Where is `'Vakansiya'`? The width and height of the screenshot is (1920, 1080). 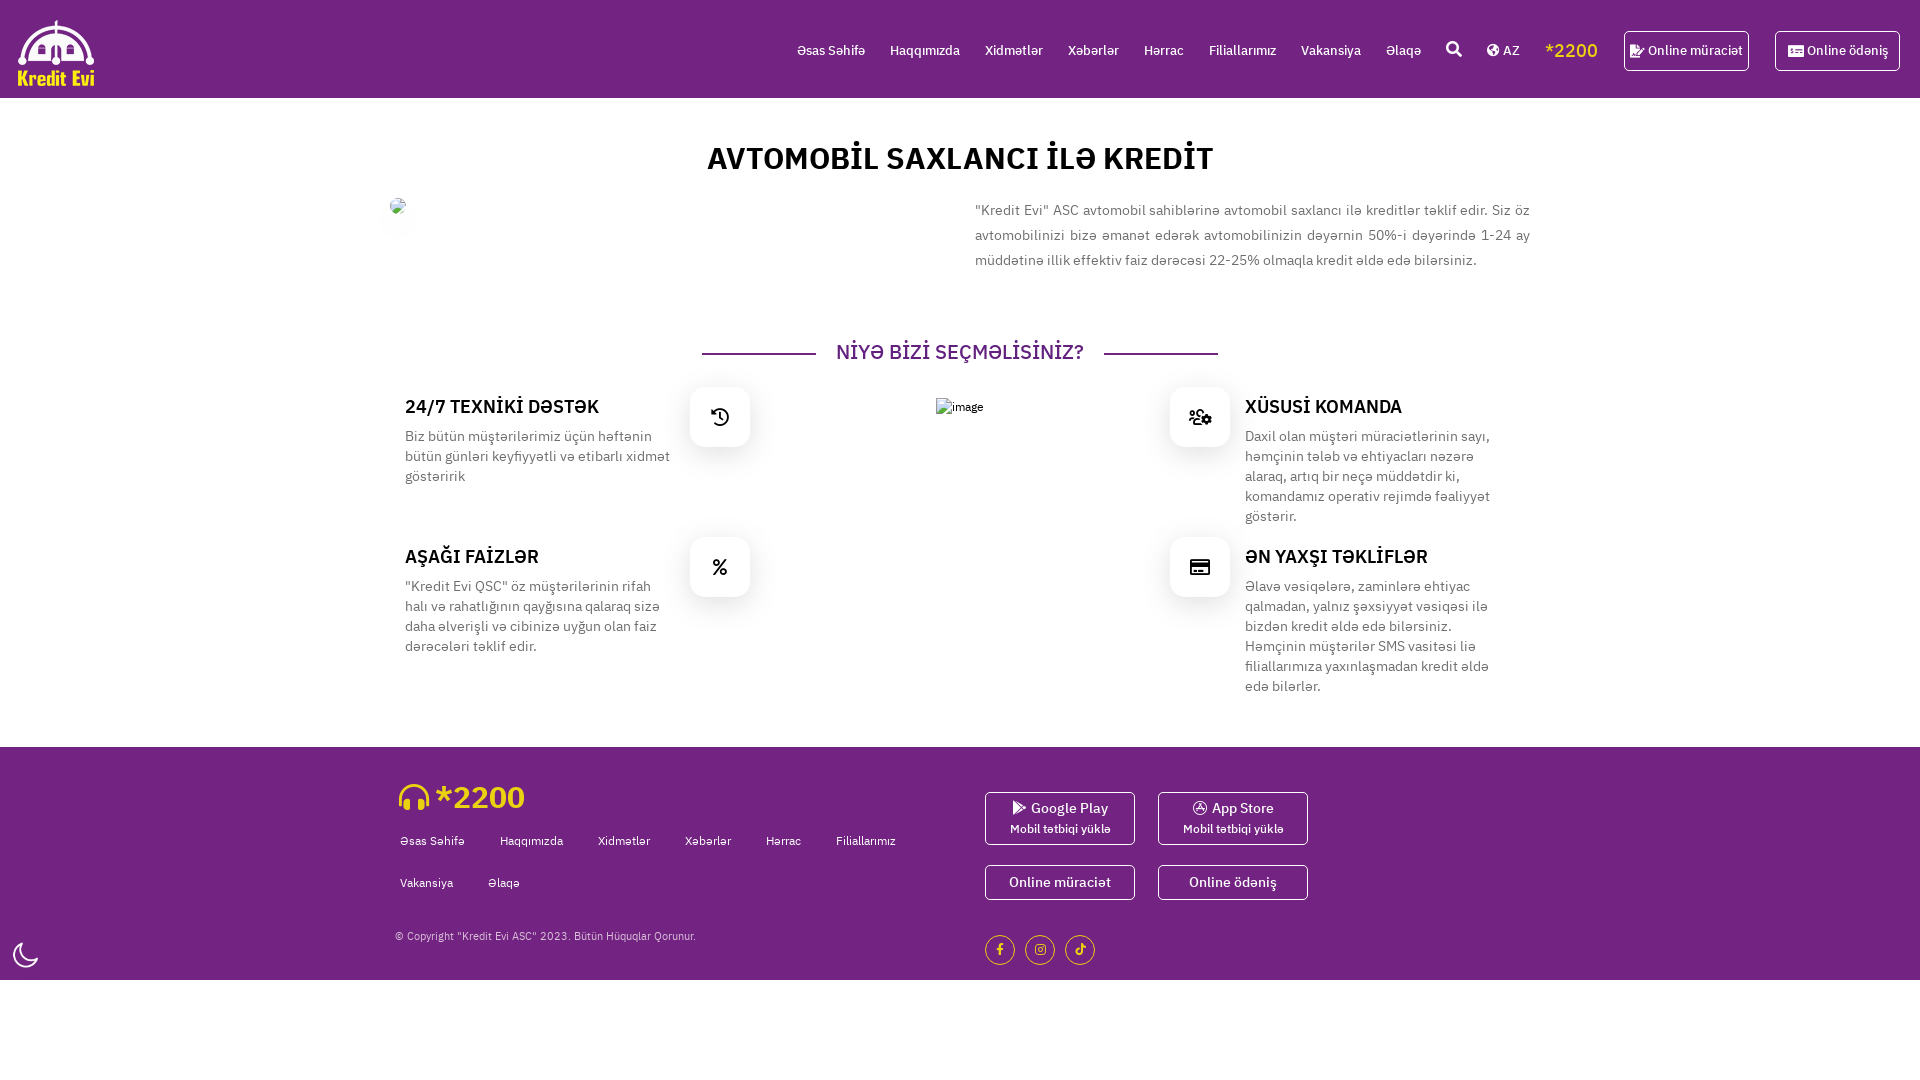
'Vakansiya' is located at coordinates (1330, 49).